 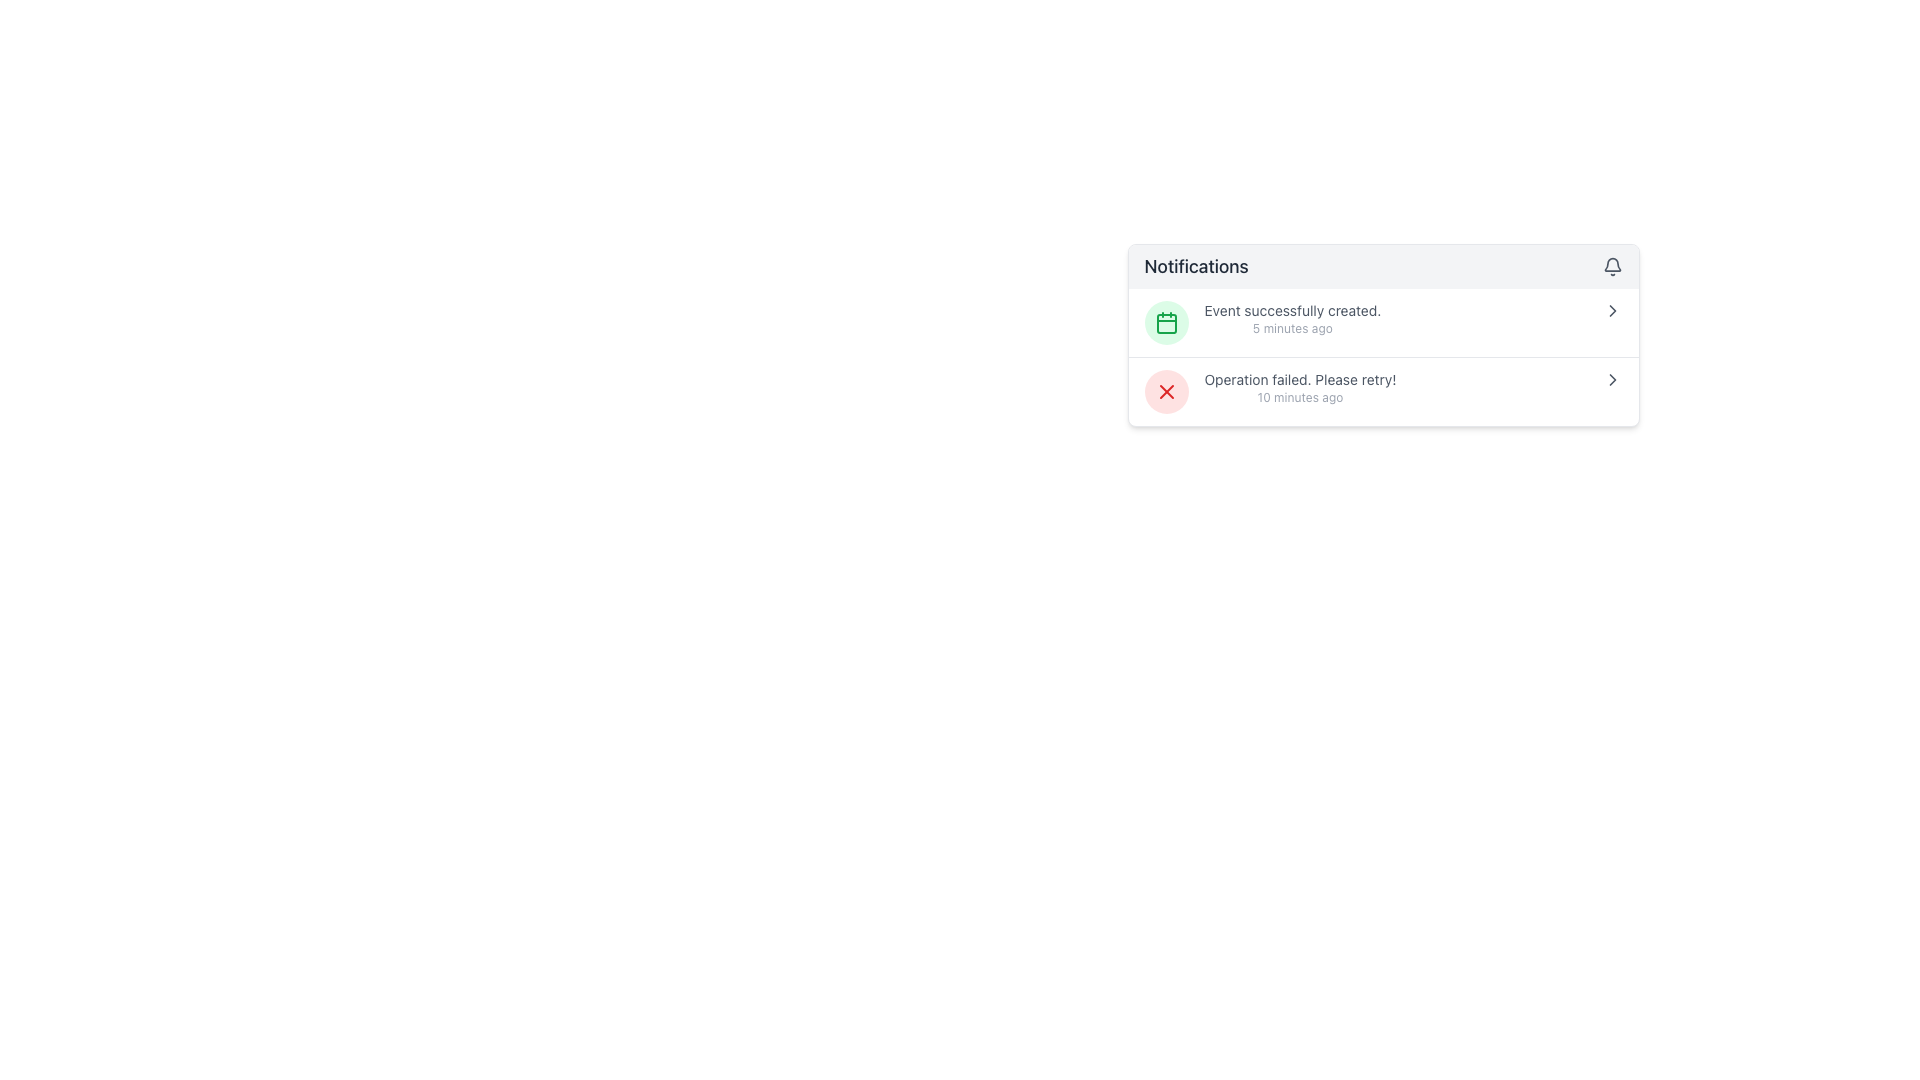 What do you see at coordinates (1612, 380) in the screenshot?
I see `the Chevron icon located at the far right of the notification entry 'Operation failed. Please retry!'` at bounding box center [1612, 380].